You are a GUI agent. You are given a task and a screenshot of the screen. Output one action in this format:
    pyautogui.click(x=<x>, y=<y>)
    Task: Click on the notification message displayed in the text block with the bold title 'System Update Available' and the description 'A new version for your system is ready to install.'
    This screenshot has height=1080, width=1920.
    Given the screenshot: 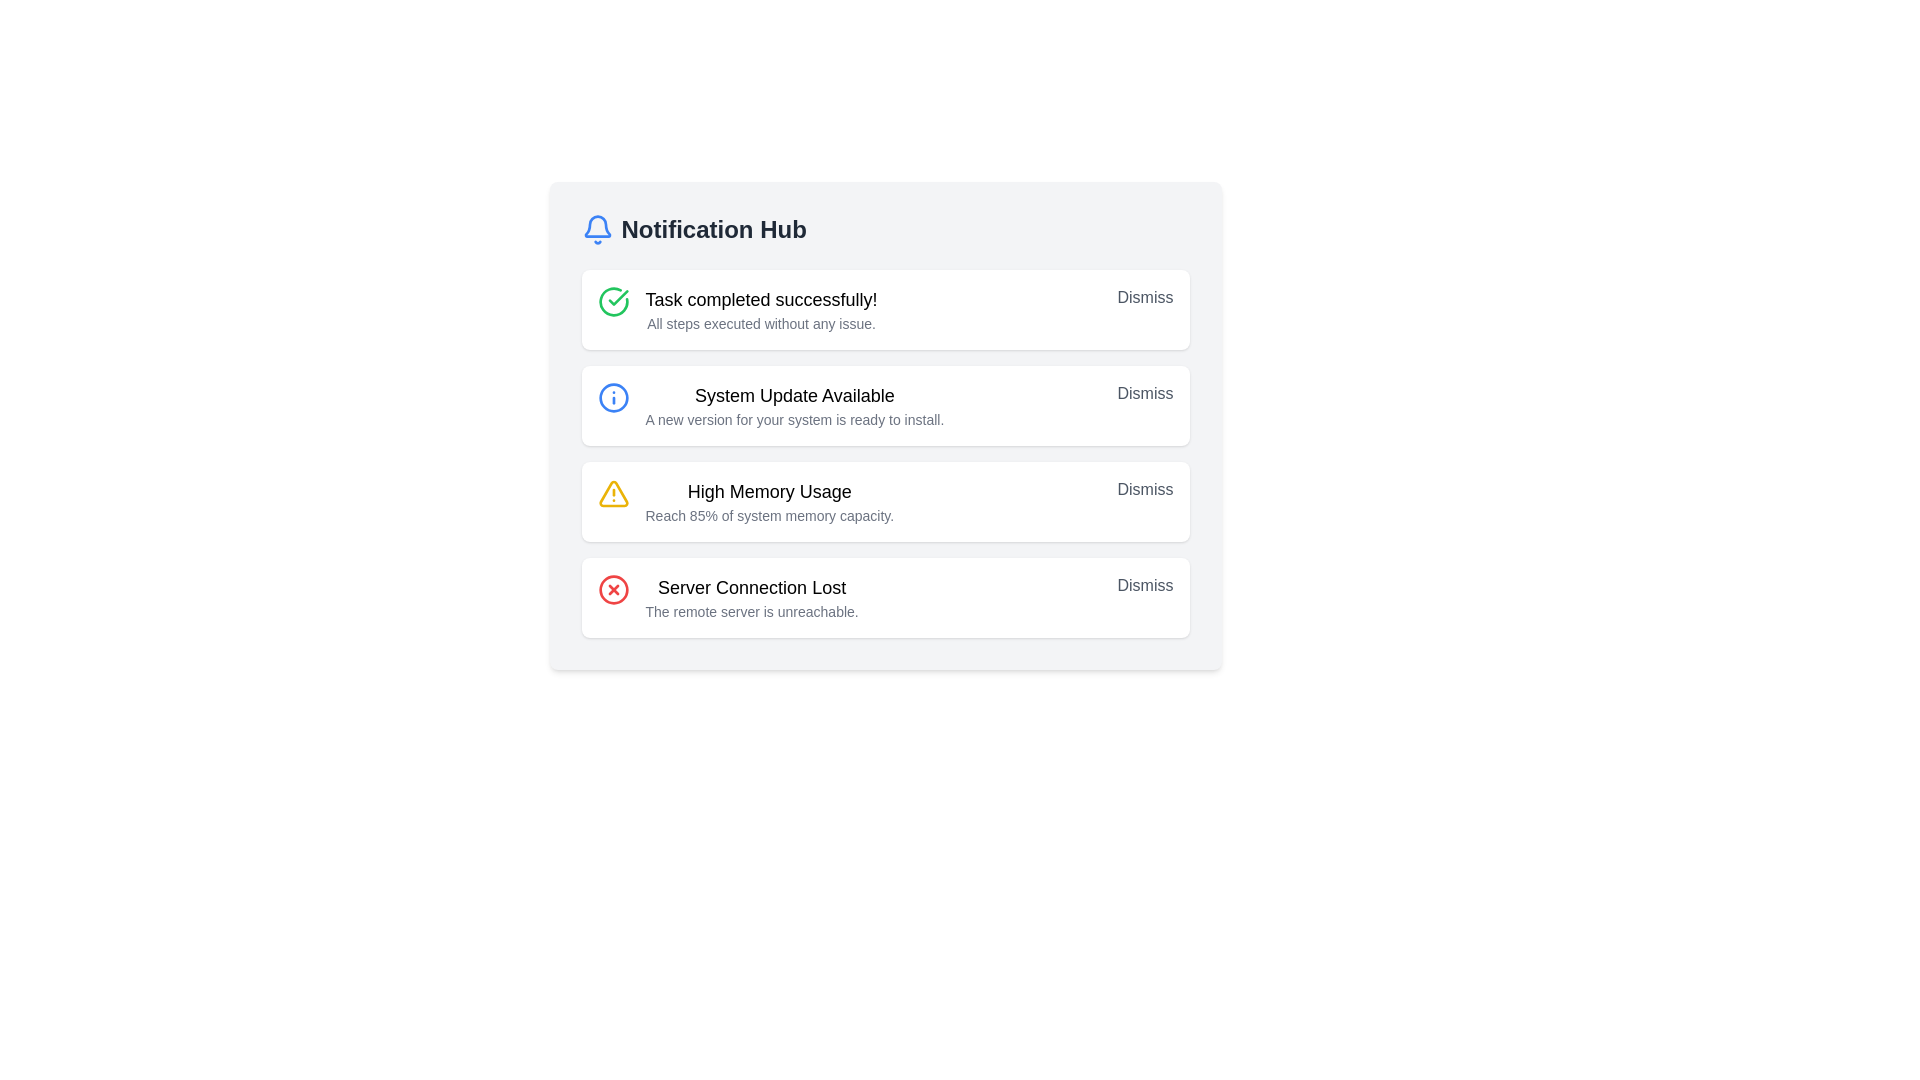 What is the action you would take?
    pyautogui.click(x=793, y=405)
    